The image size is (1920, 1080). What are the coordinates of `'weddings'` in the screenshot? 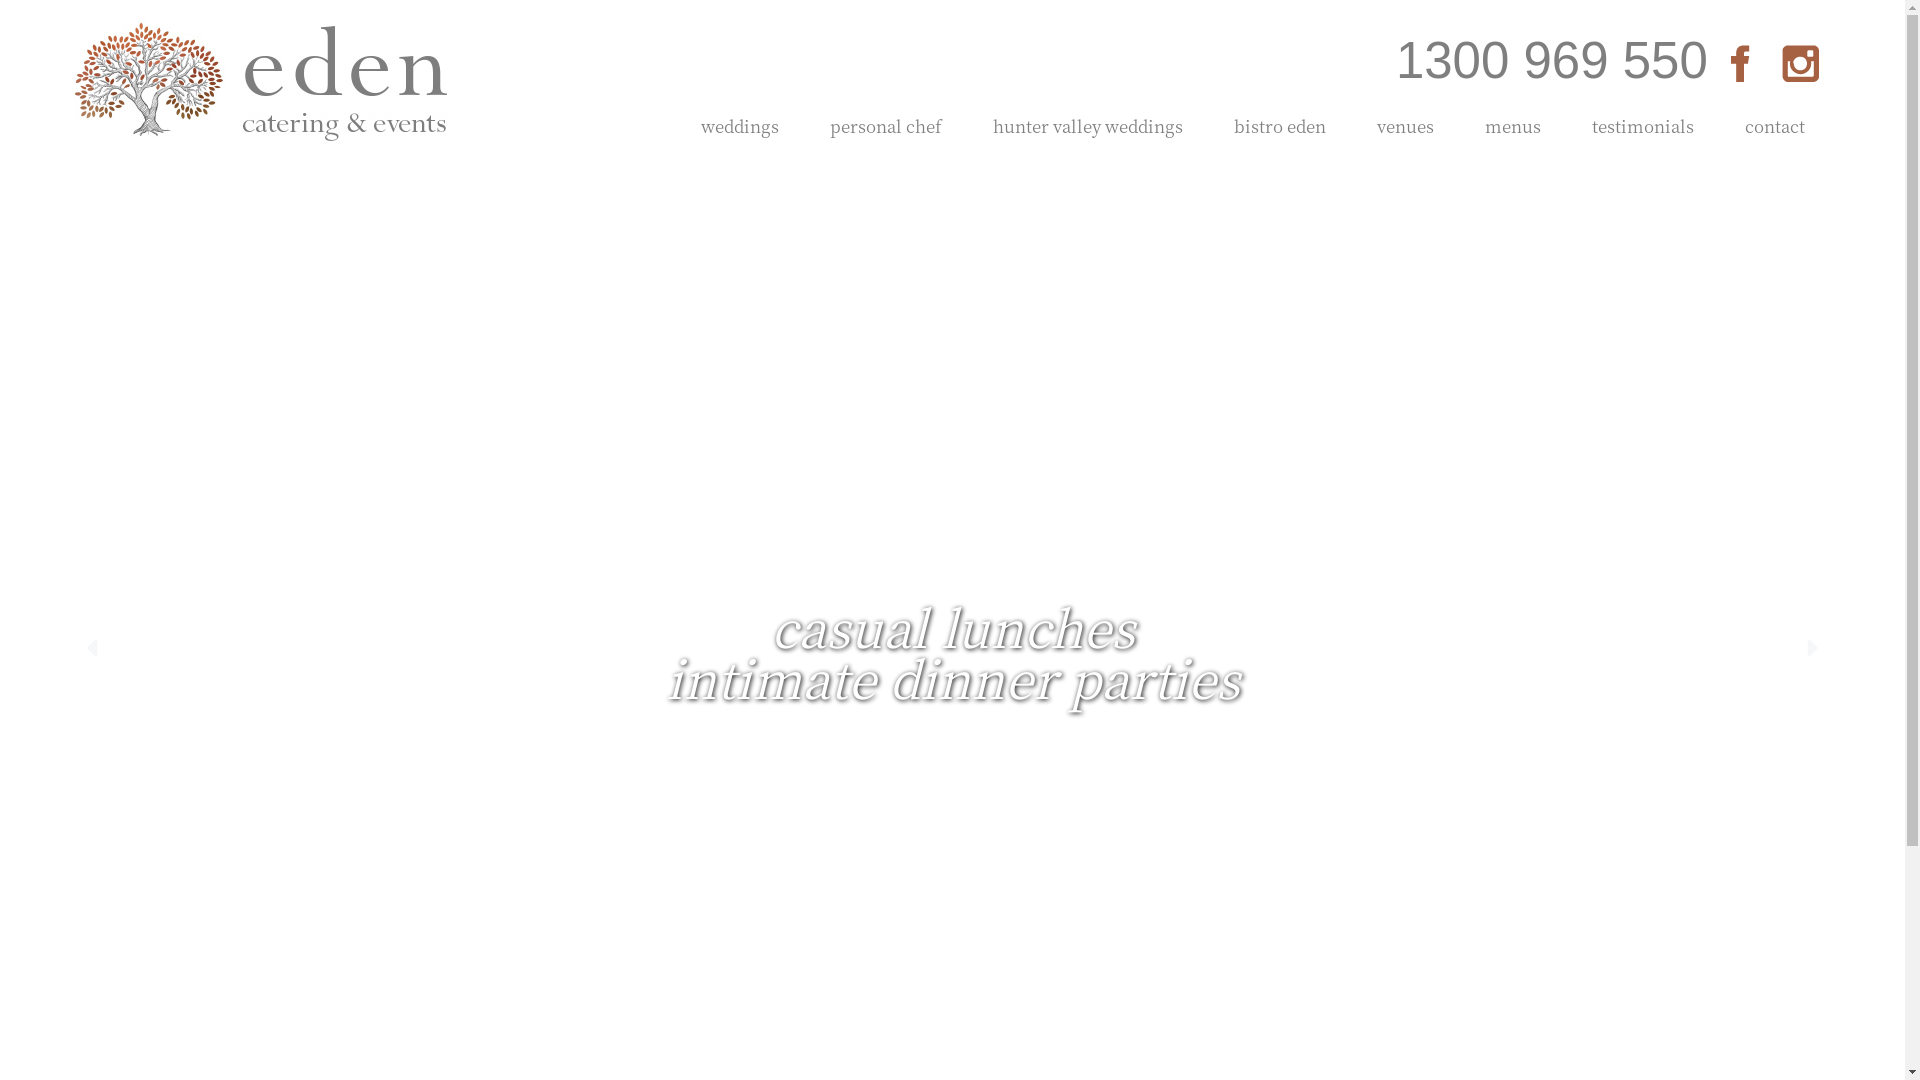 It's located at (739, 126).